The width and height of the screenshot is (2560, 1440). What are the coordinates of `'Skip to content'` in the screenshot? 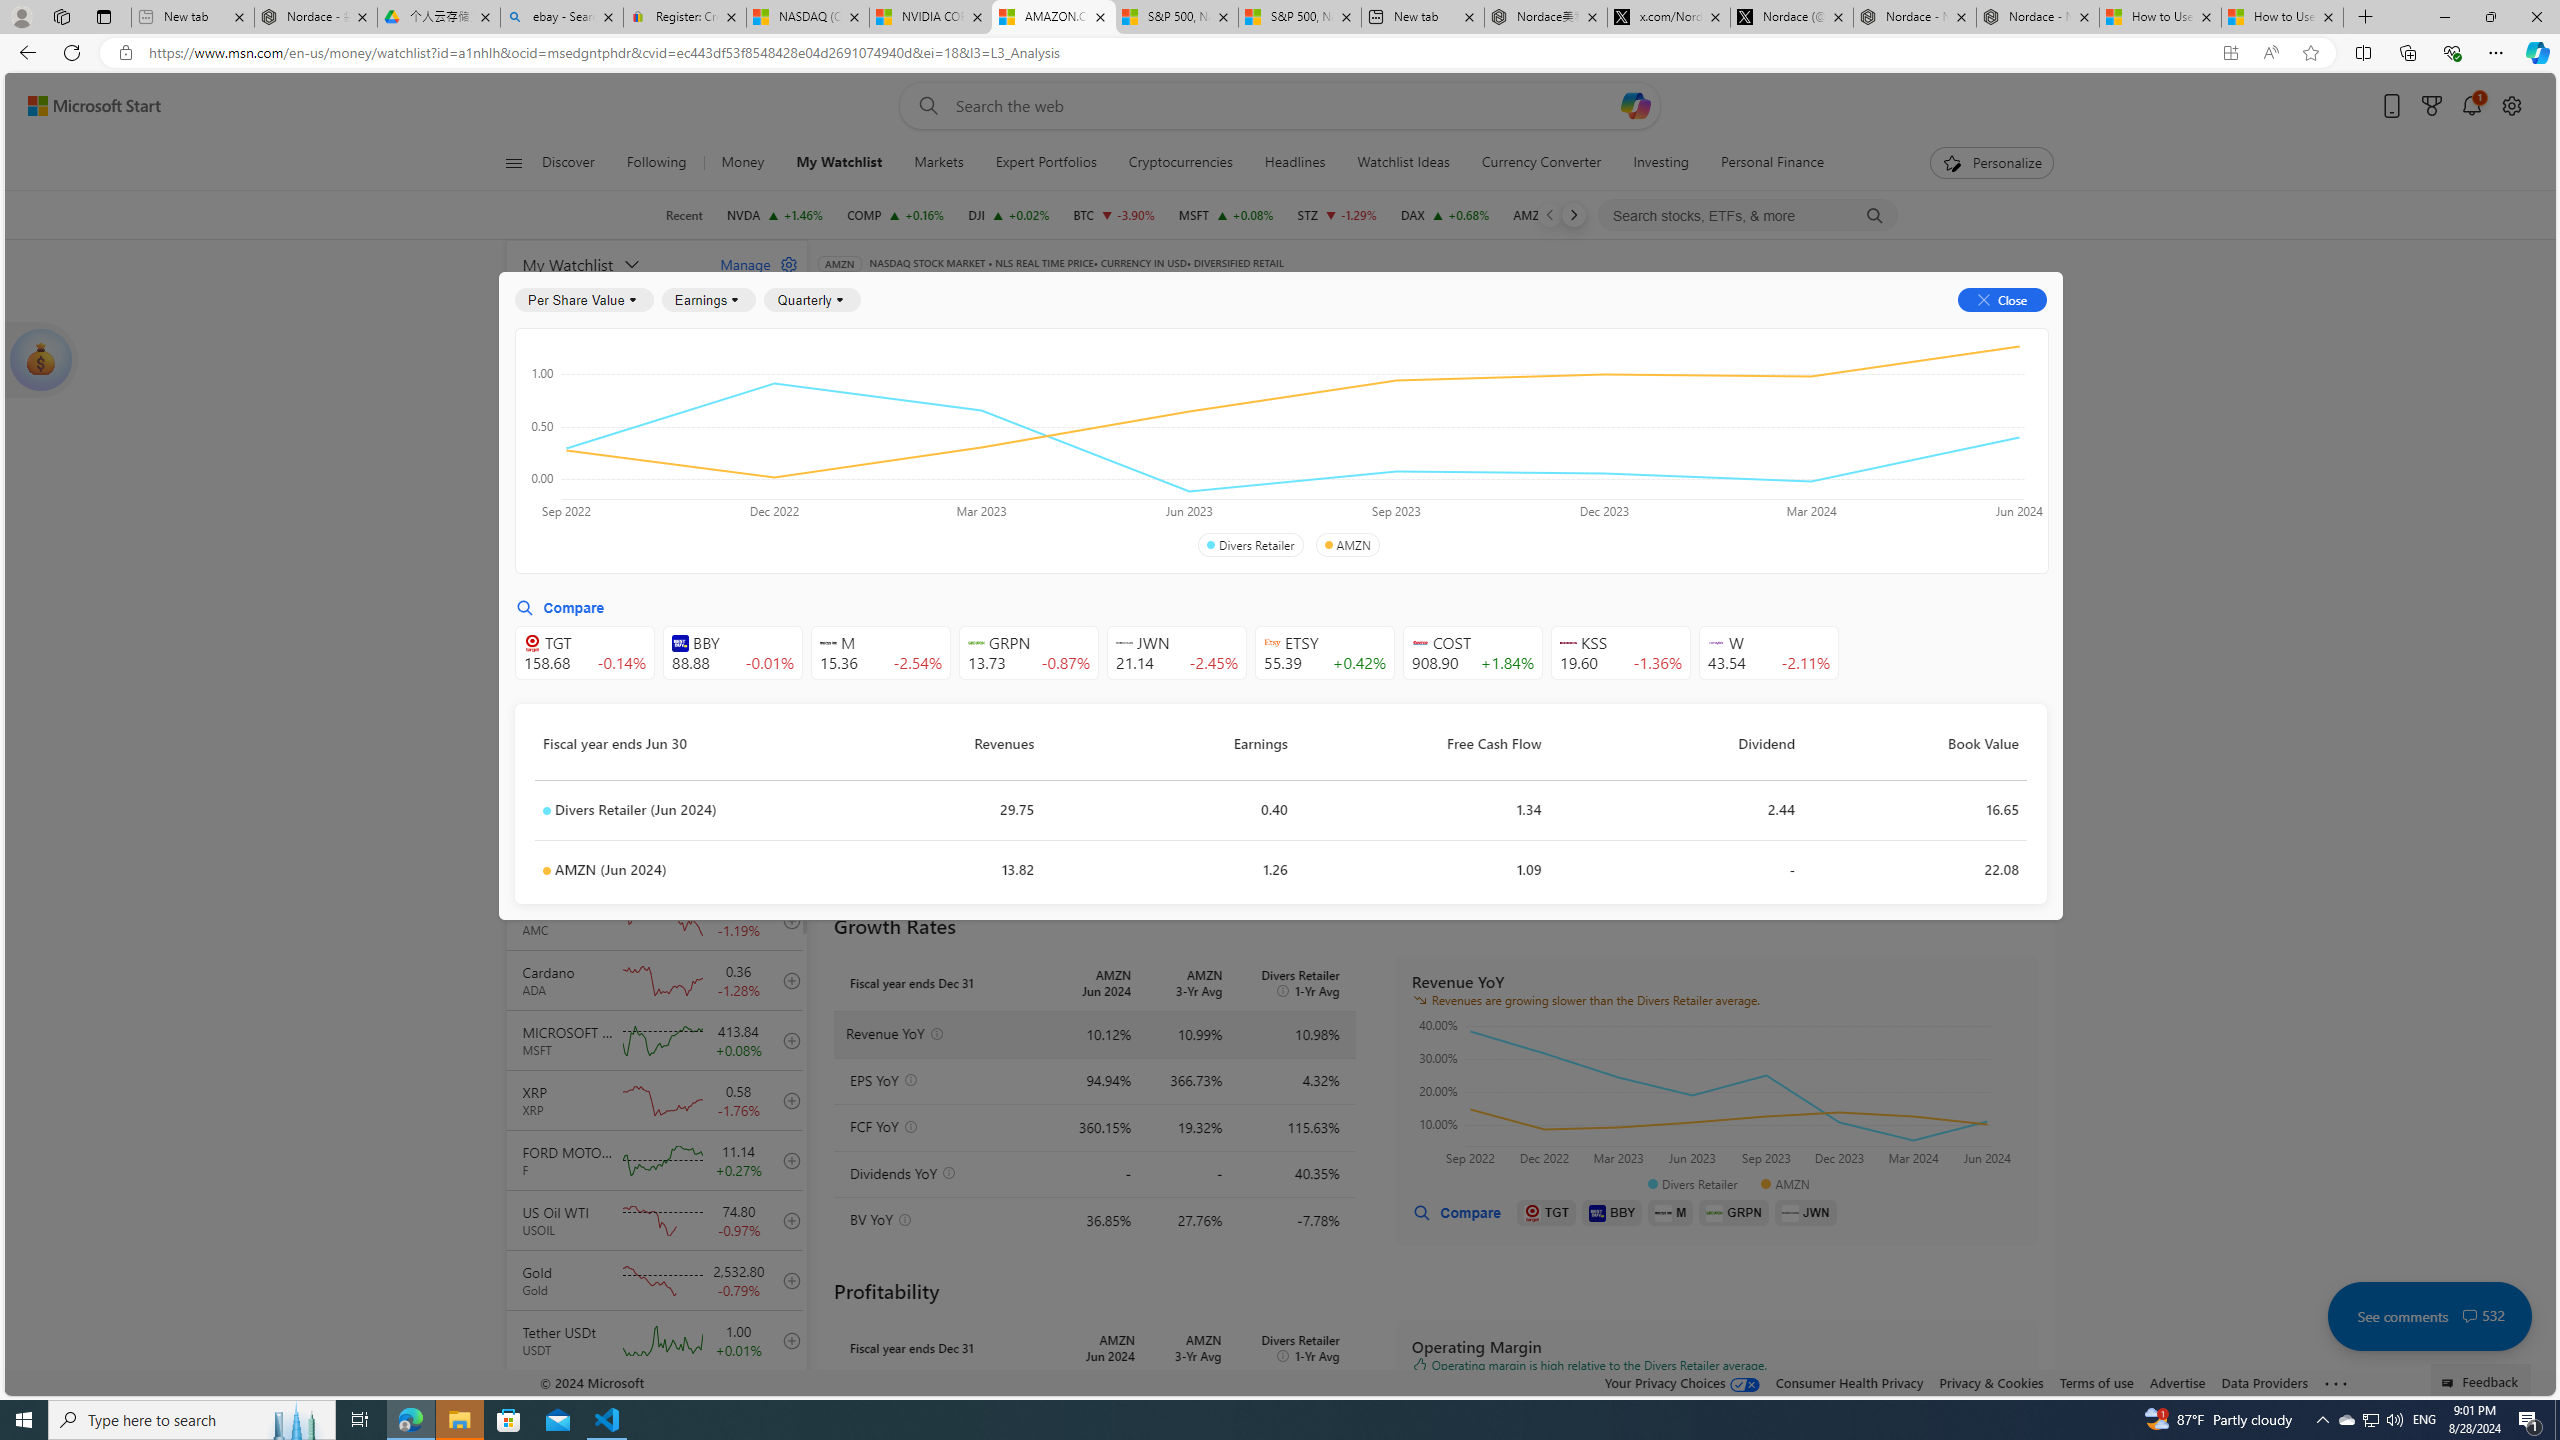 It's located at (86, 104).